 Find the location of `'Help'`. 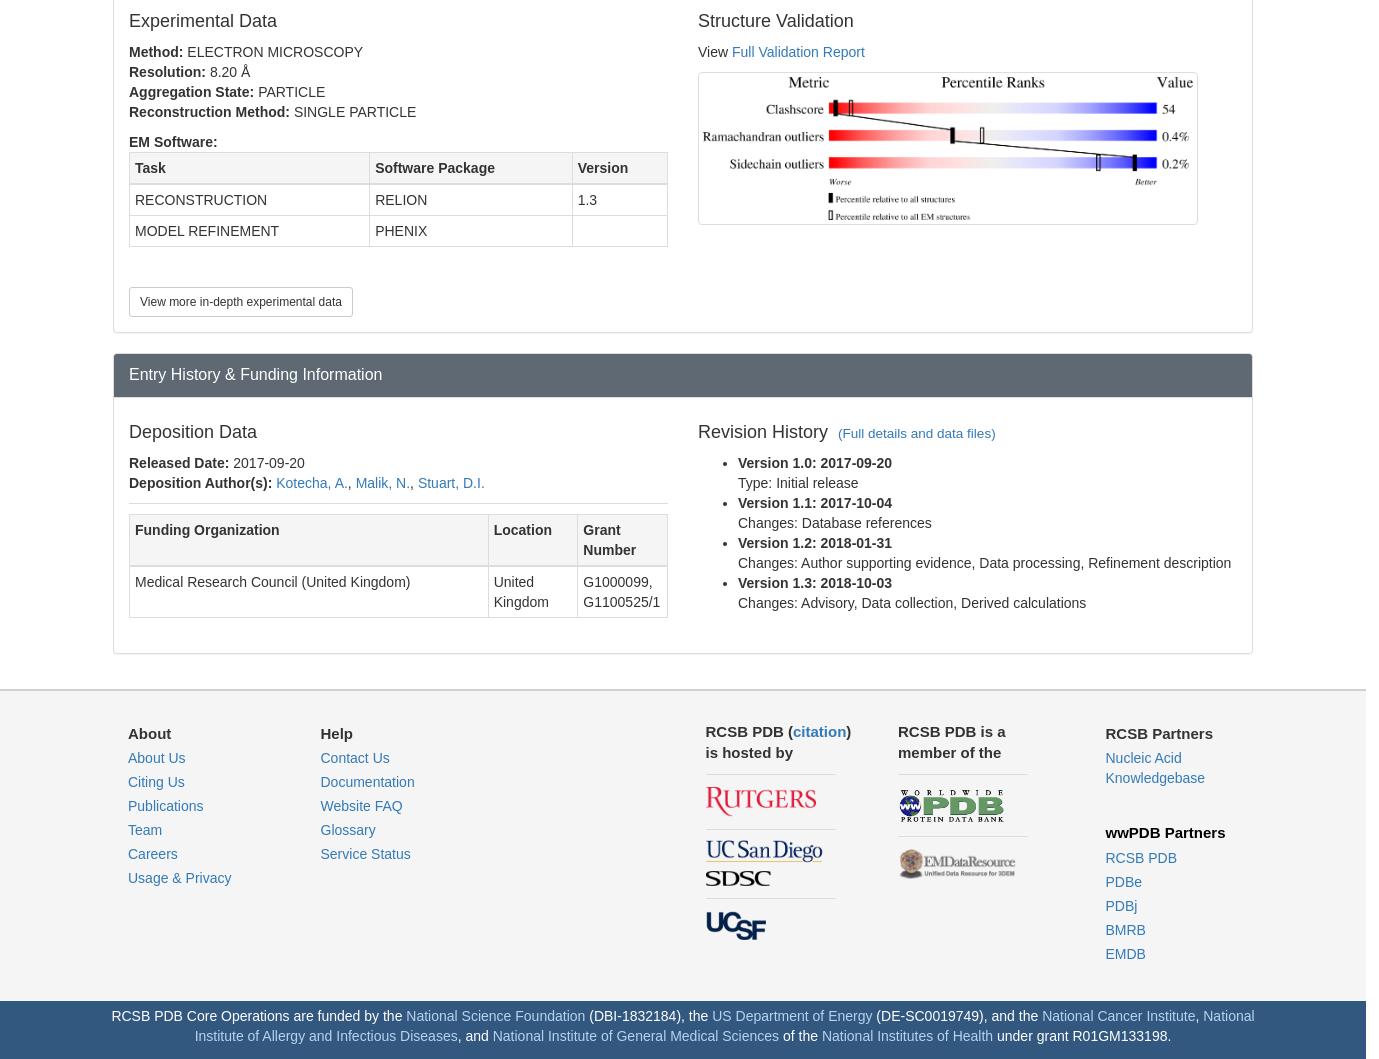

'Help' is located at coordinates (336, 732).